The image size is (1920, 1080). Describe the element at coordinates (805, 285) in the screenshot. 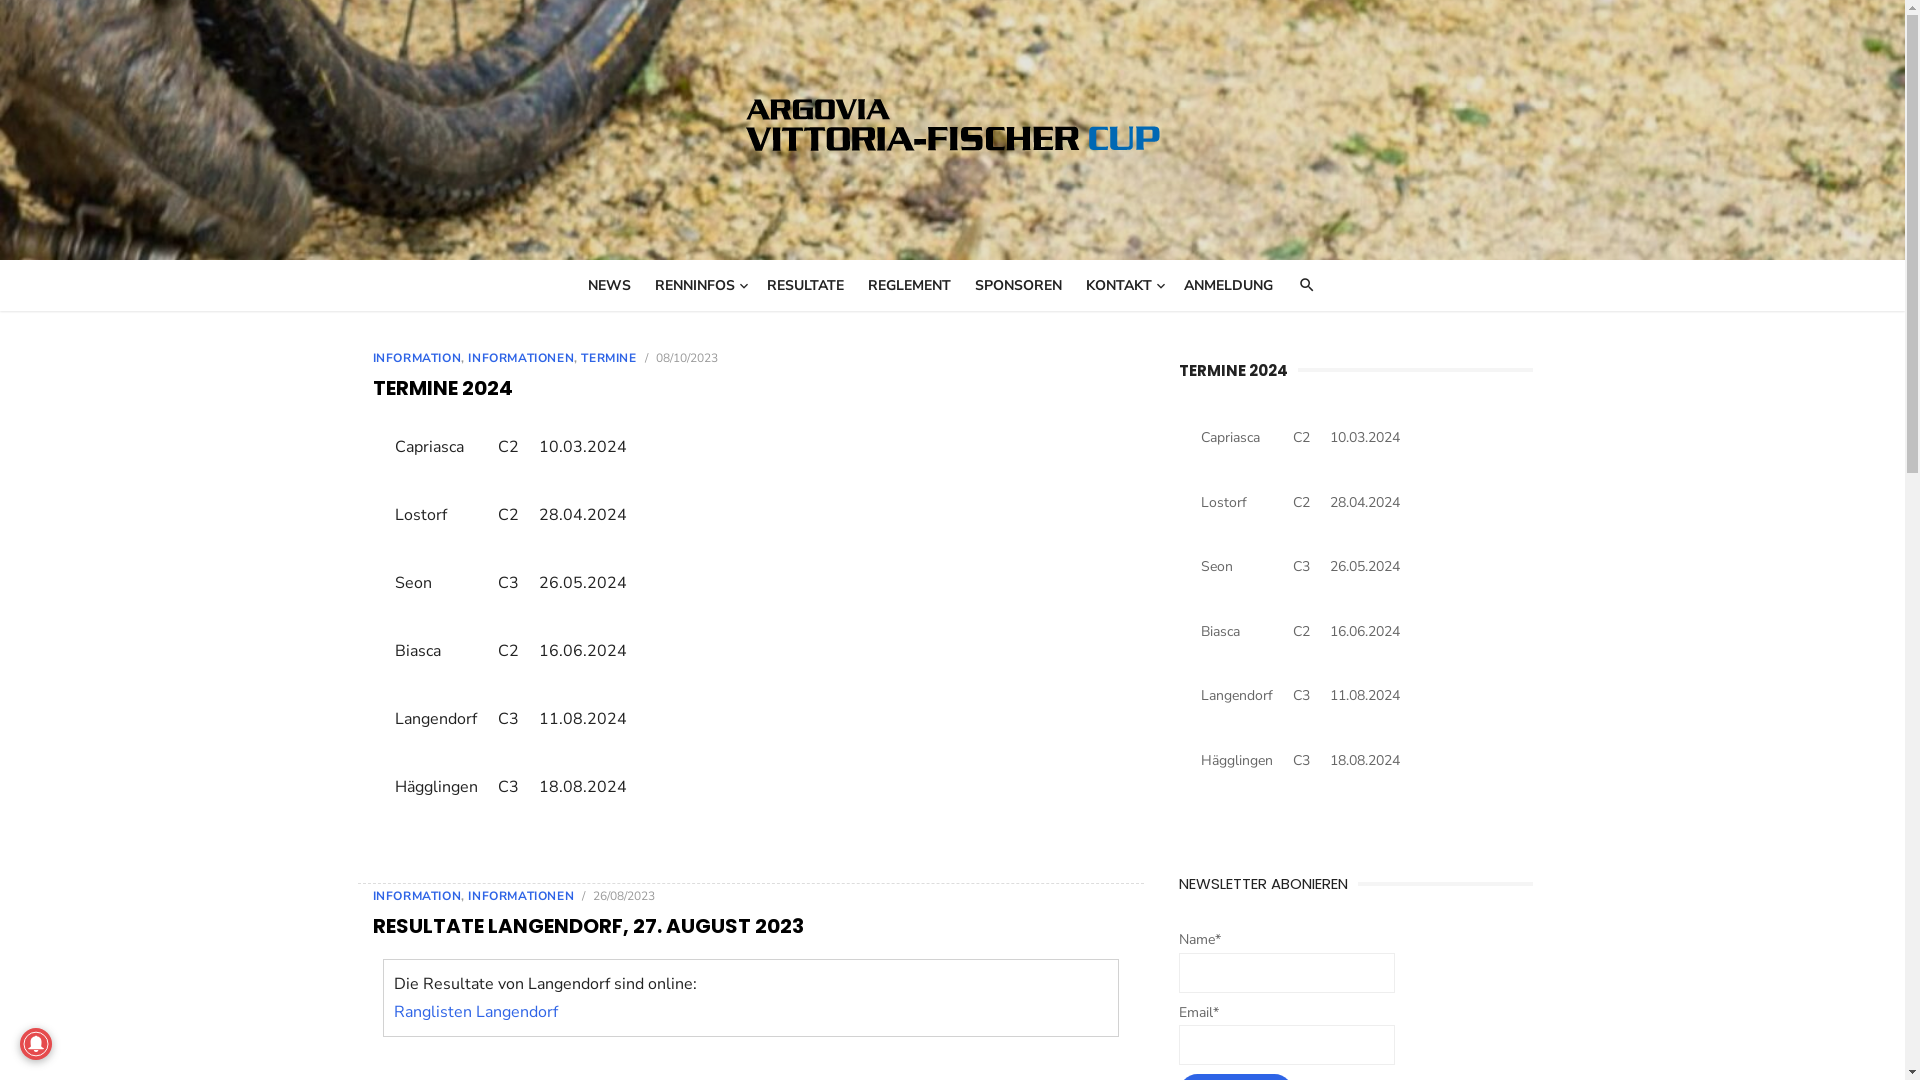

I see `'RESULTATE'` at that location.